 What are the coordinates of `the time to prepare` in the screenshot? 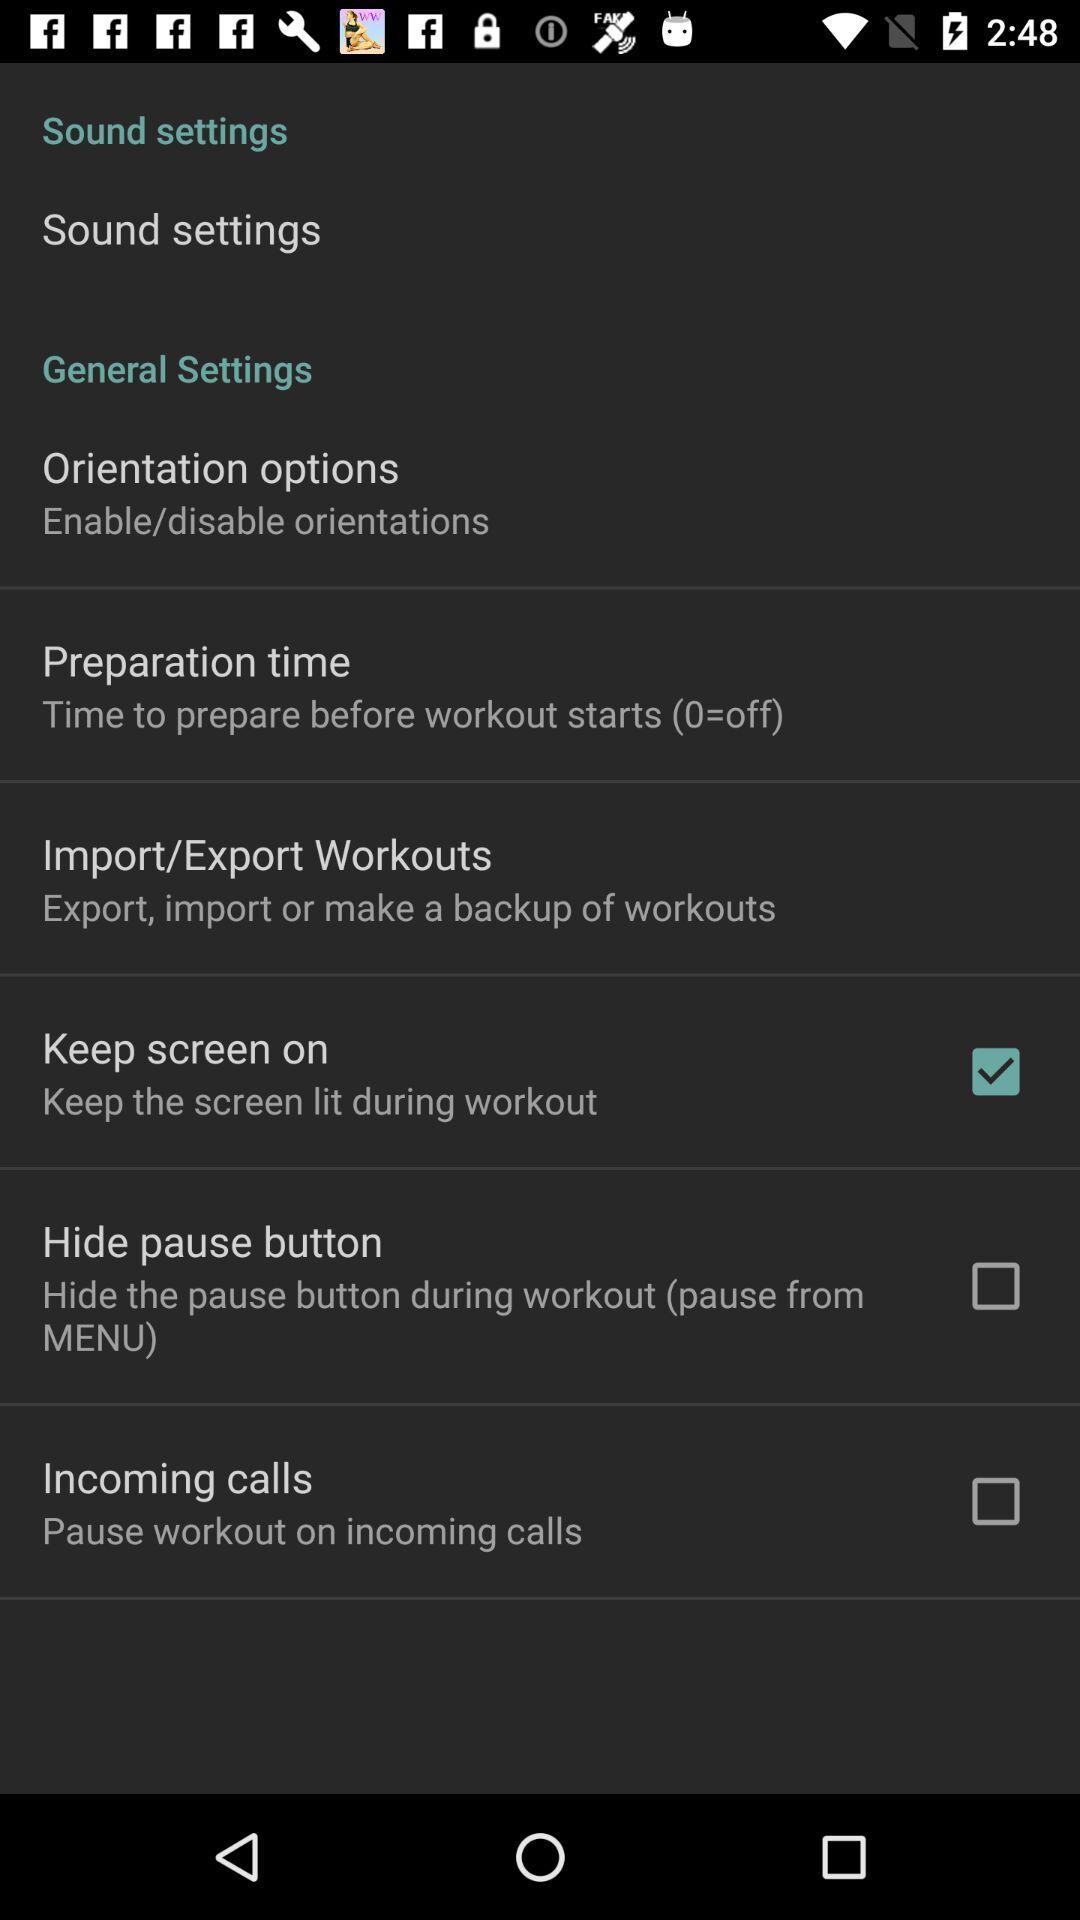 It's located at (412, 713).